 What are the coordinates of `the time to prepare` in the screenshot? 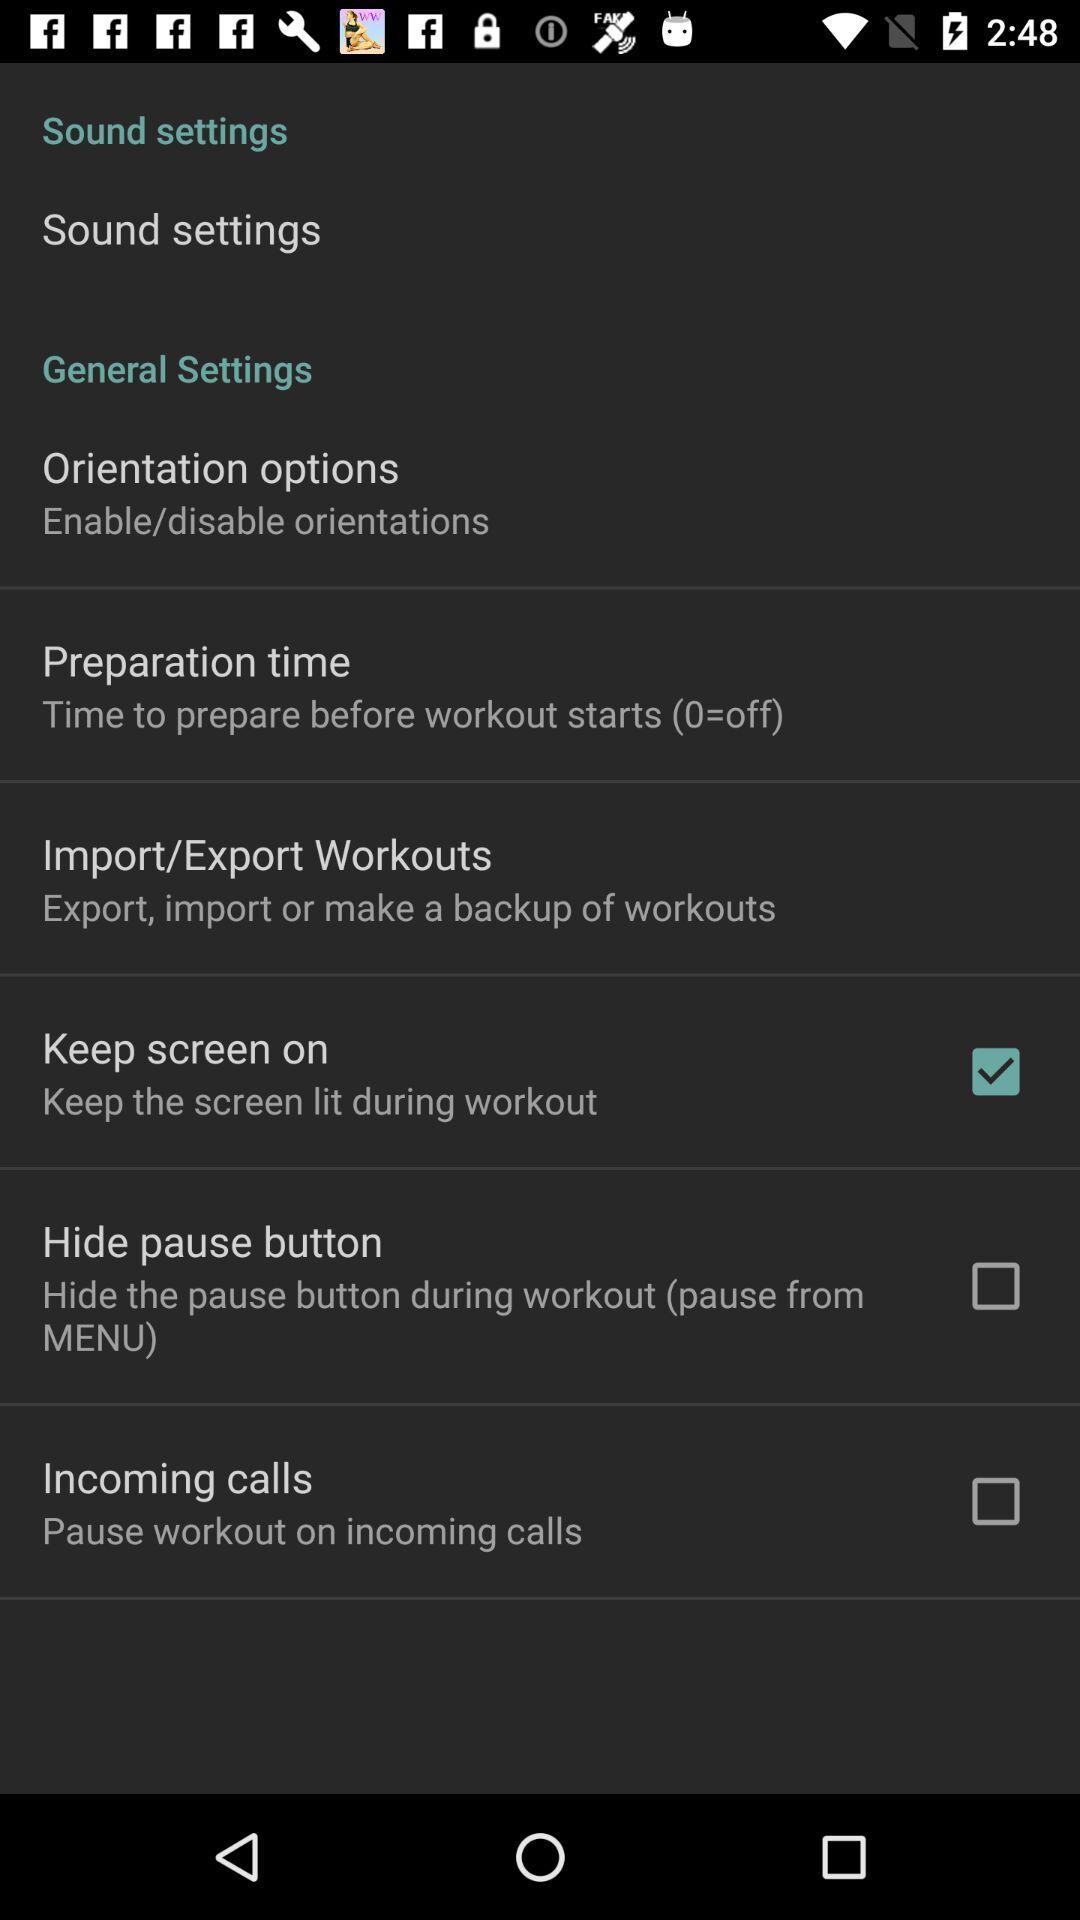 It's located at (412, 713).